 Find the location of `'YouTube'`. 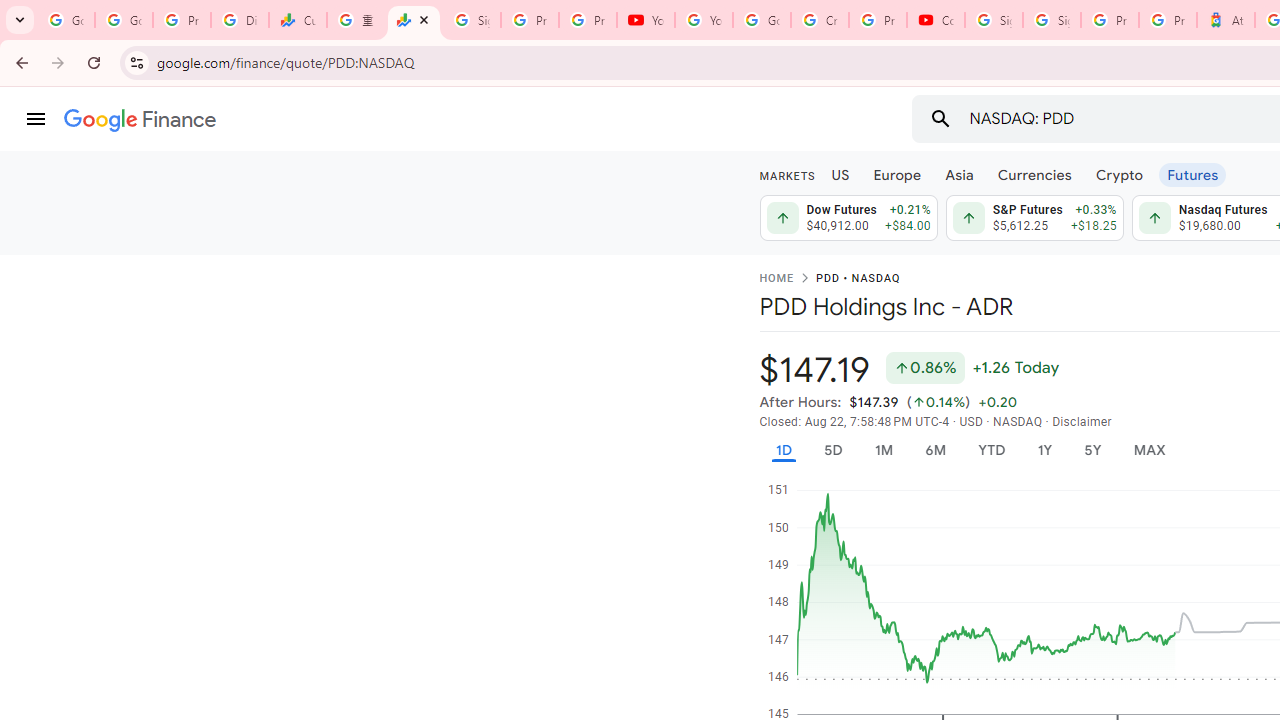

'YouTube' is located at coordinates (704, 20).